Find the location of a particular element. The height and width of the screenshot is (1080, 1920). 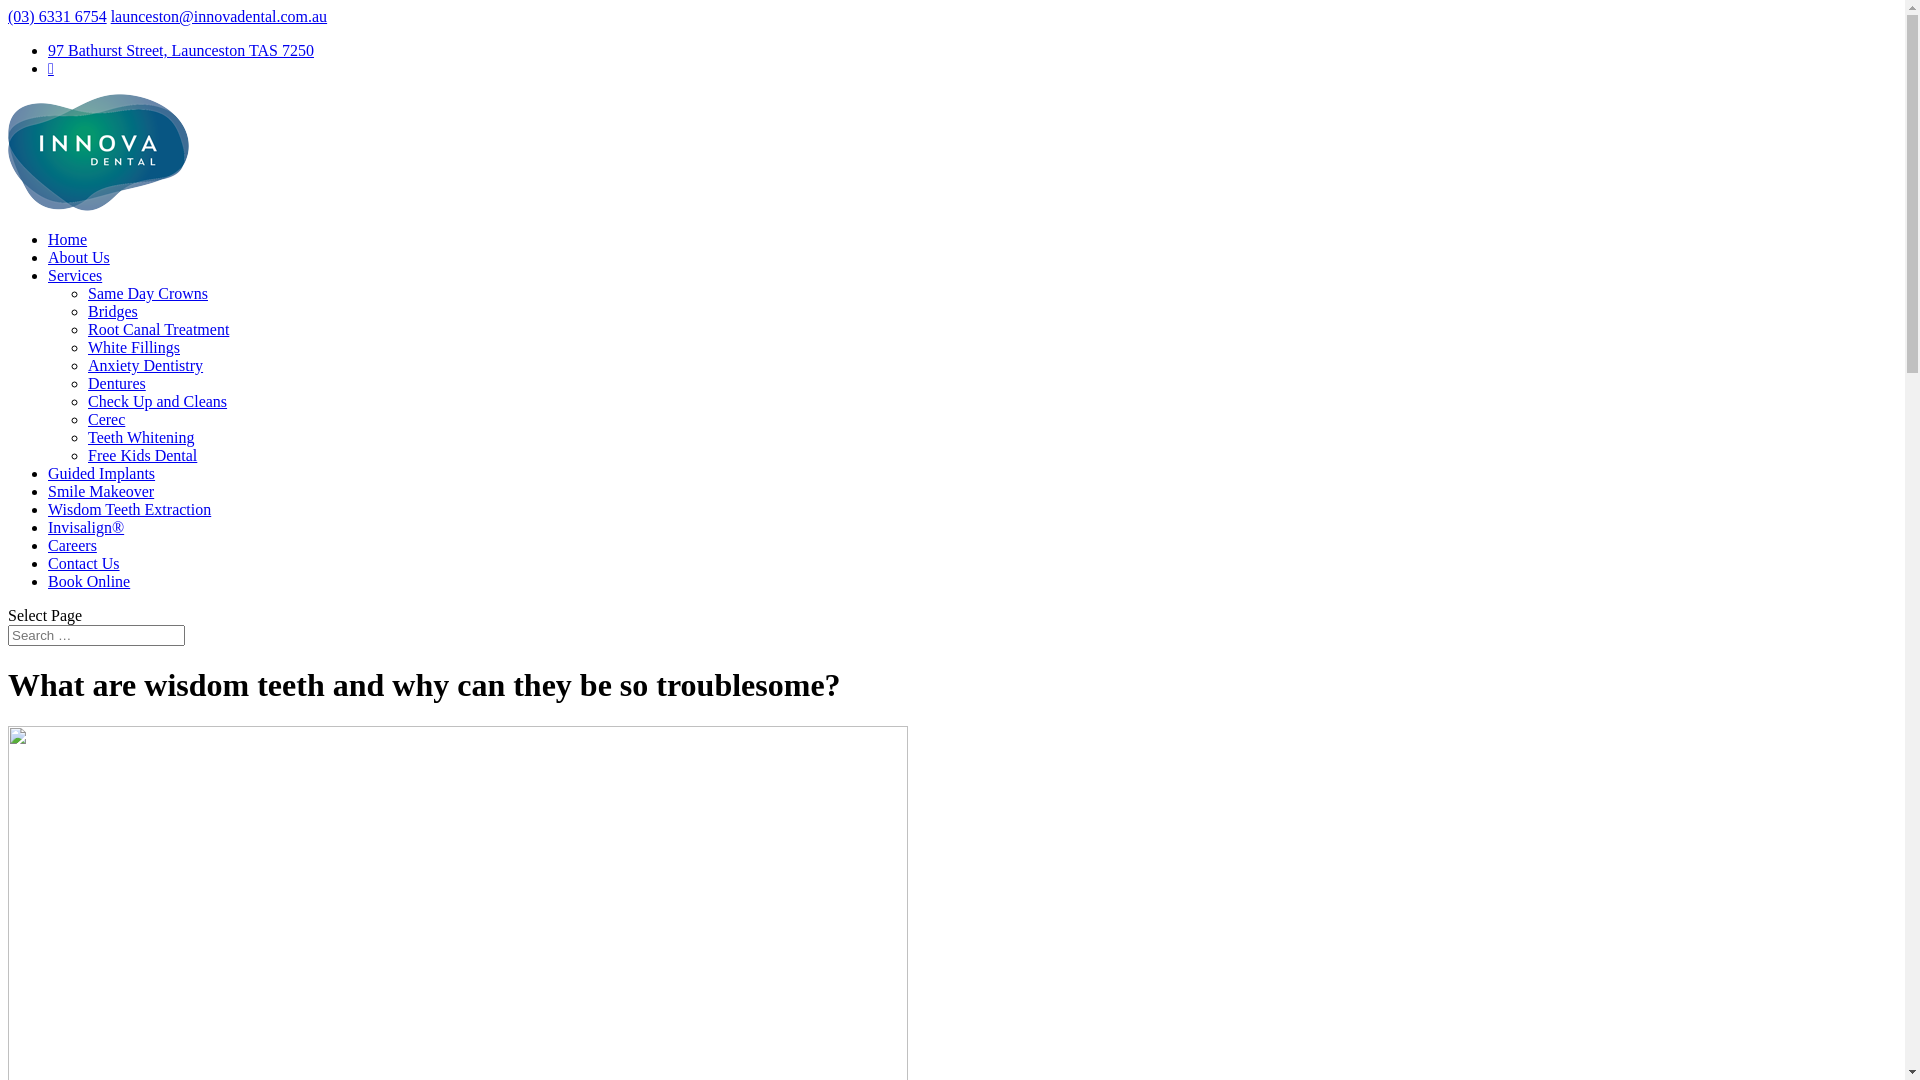

'launceston@innovadental.com.au' is located at coordinates (219, 16).